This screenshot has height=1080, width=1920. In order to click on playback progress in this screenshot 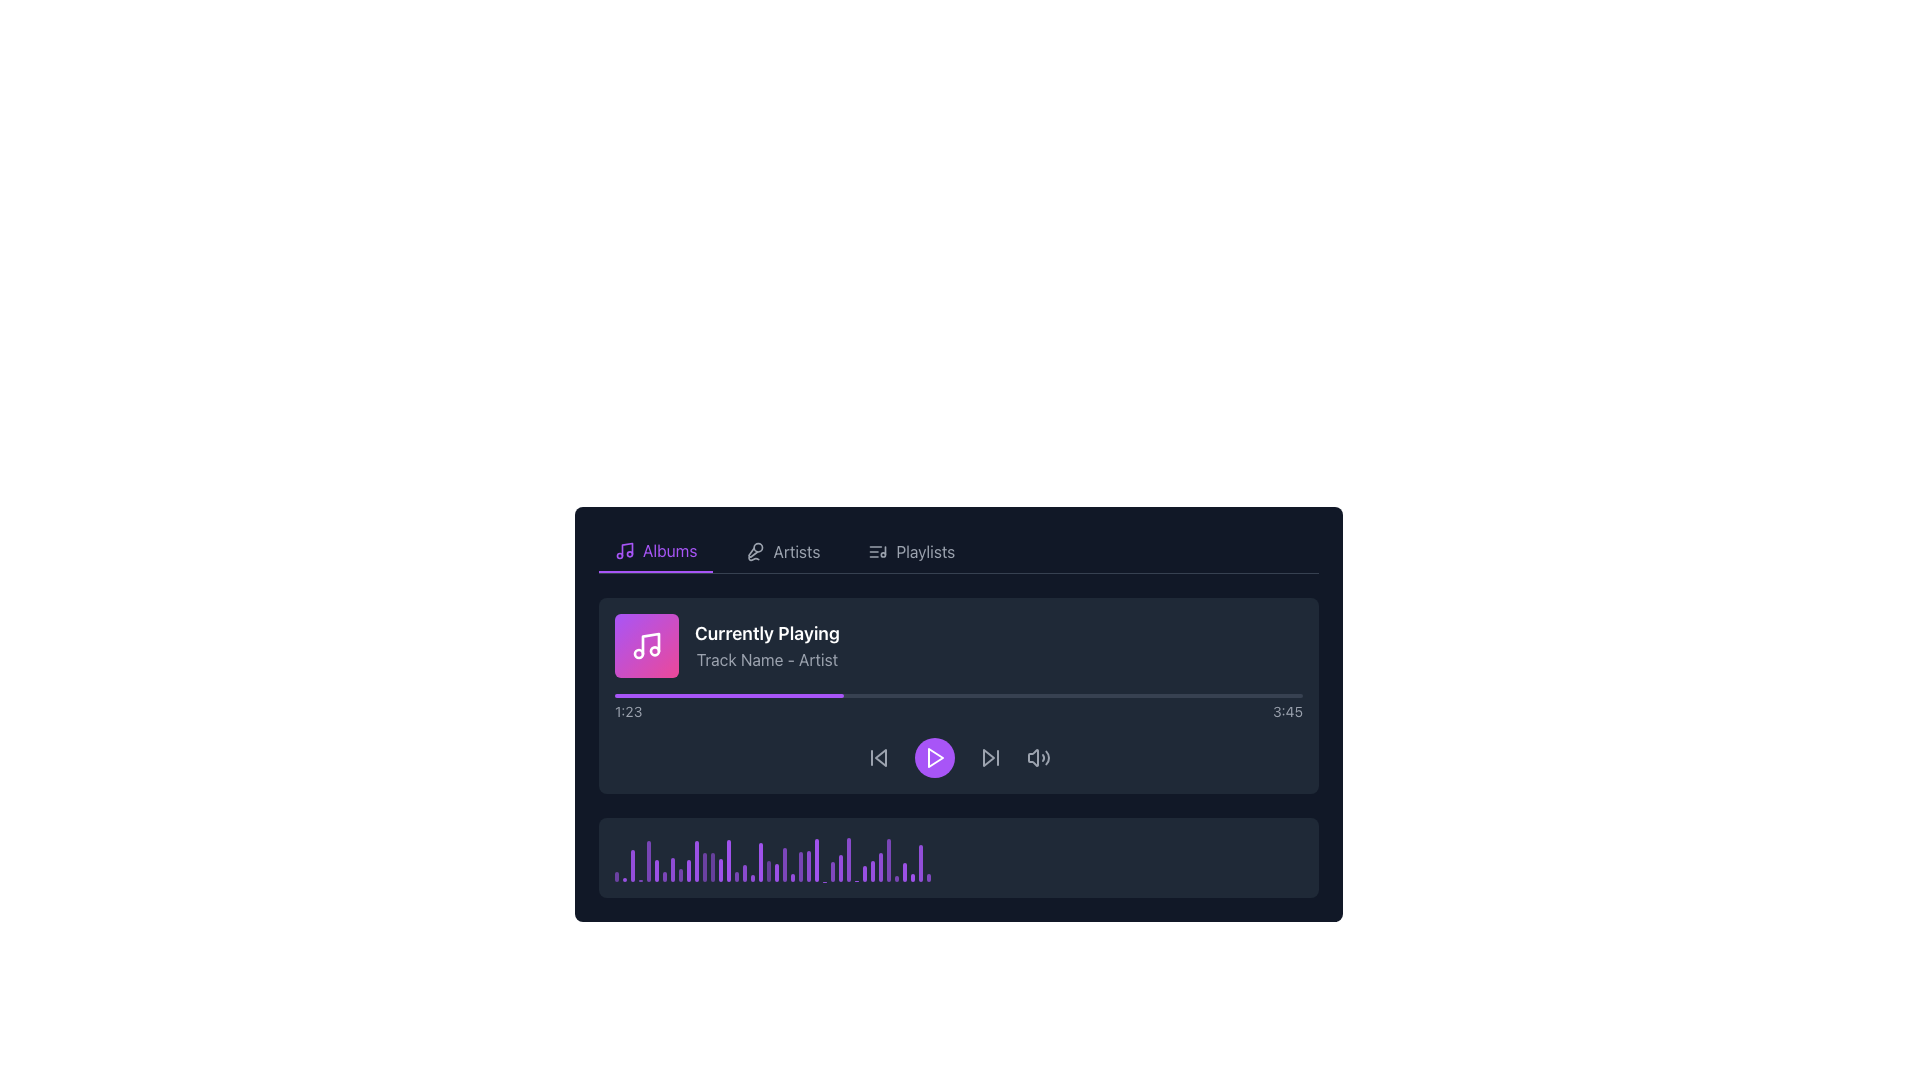, I will do `click(1027, 694)`.